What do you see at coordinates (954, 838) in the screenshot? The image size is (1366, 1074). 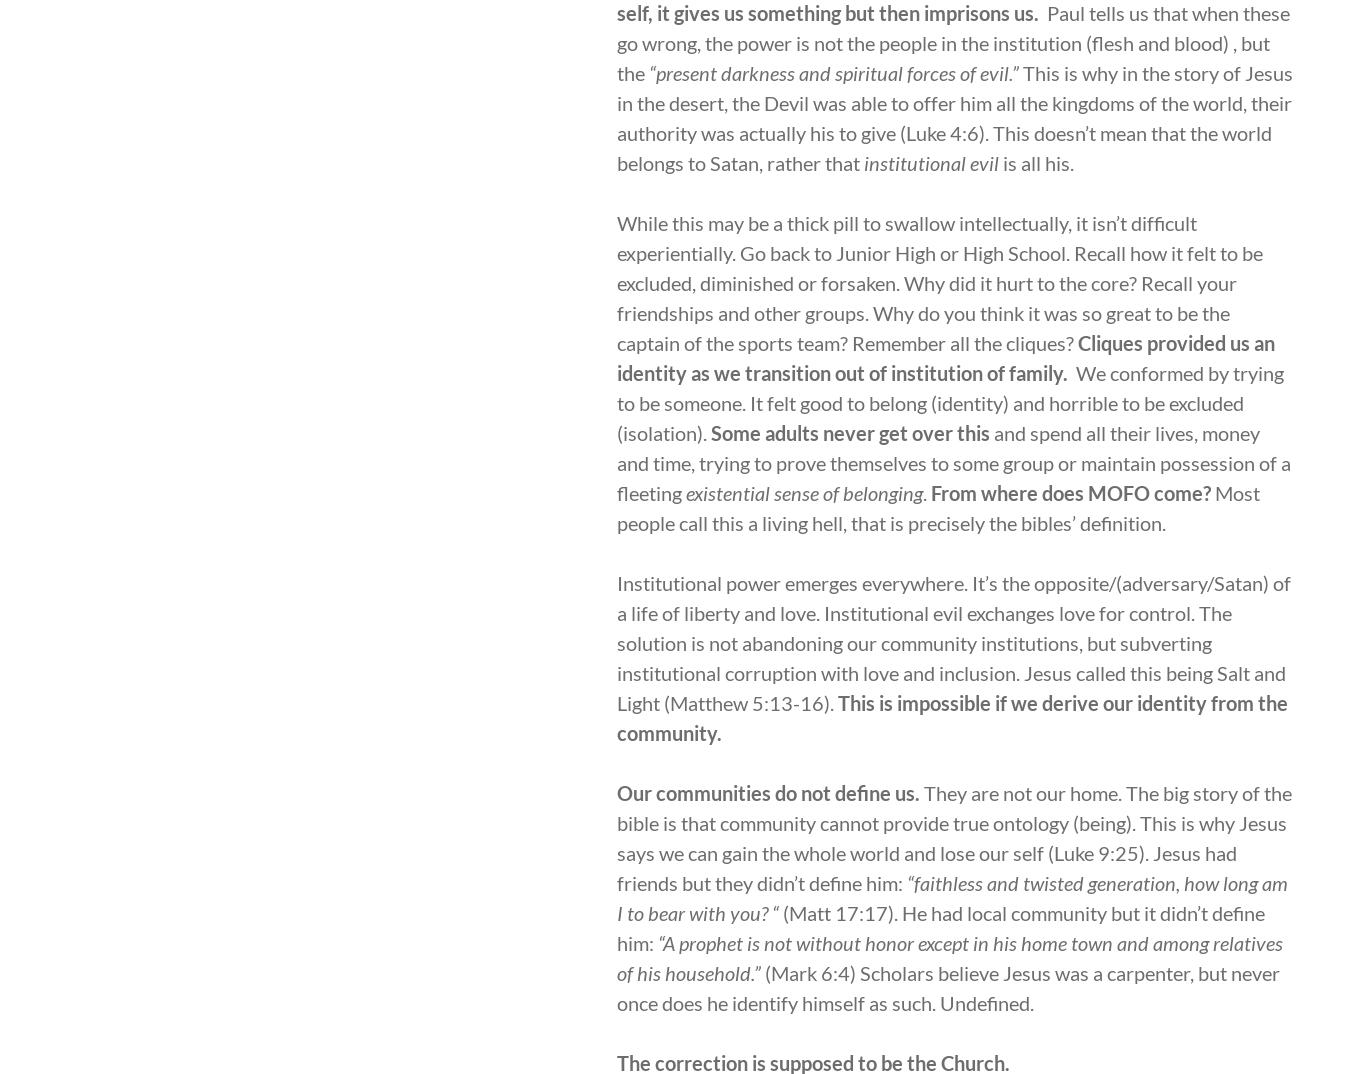 I see `'They are not our home. The big story of the bible is that community cannot provide true ontology (being). This is why Jesus says we can gain the whole world and lose our self (Luke 9:25). Jesus had friends but they didn’t define him:'` at bounding box center [954, 838].